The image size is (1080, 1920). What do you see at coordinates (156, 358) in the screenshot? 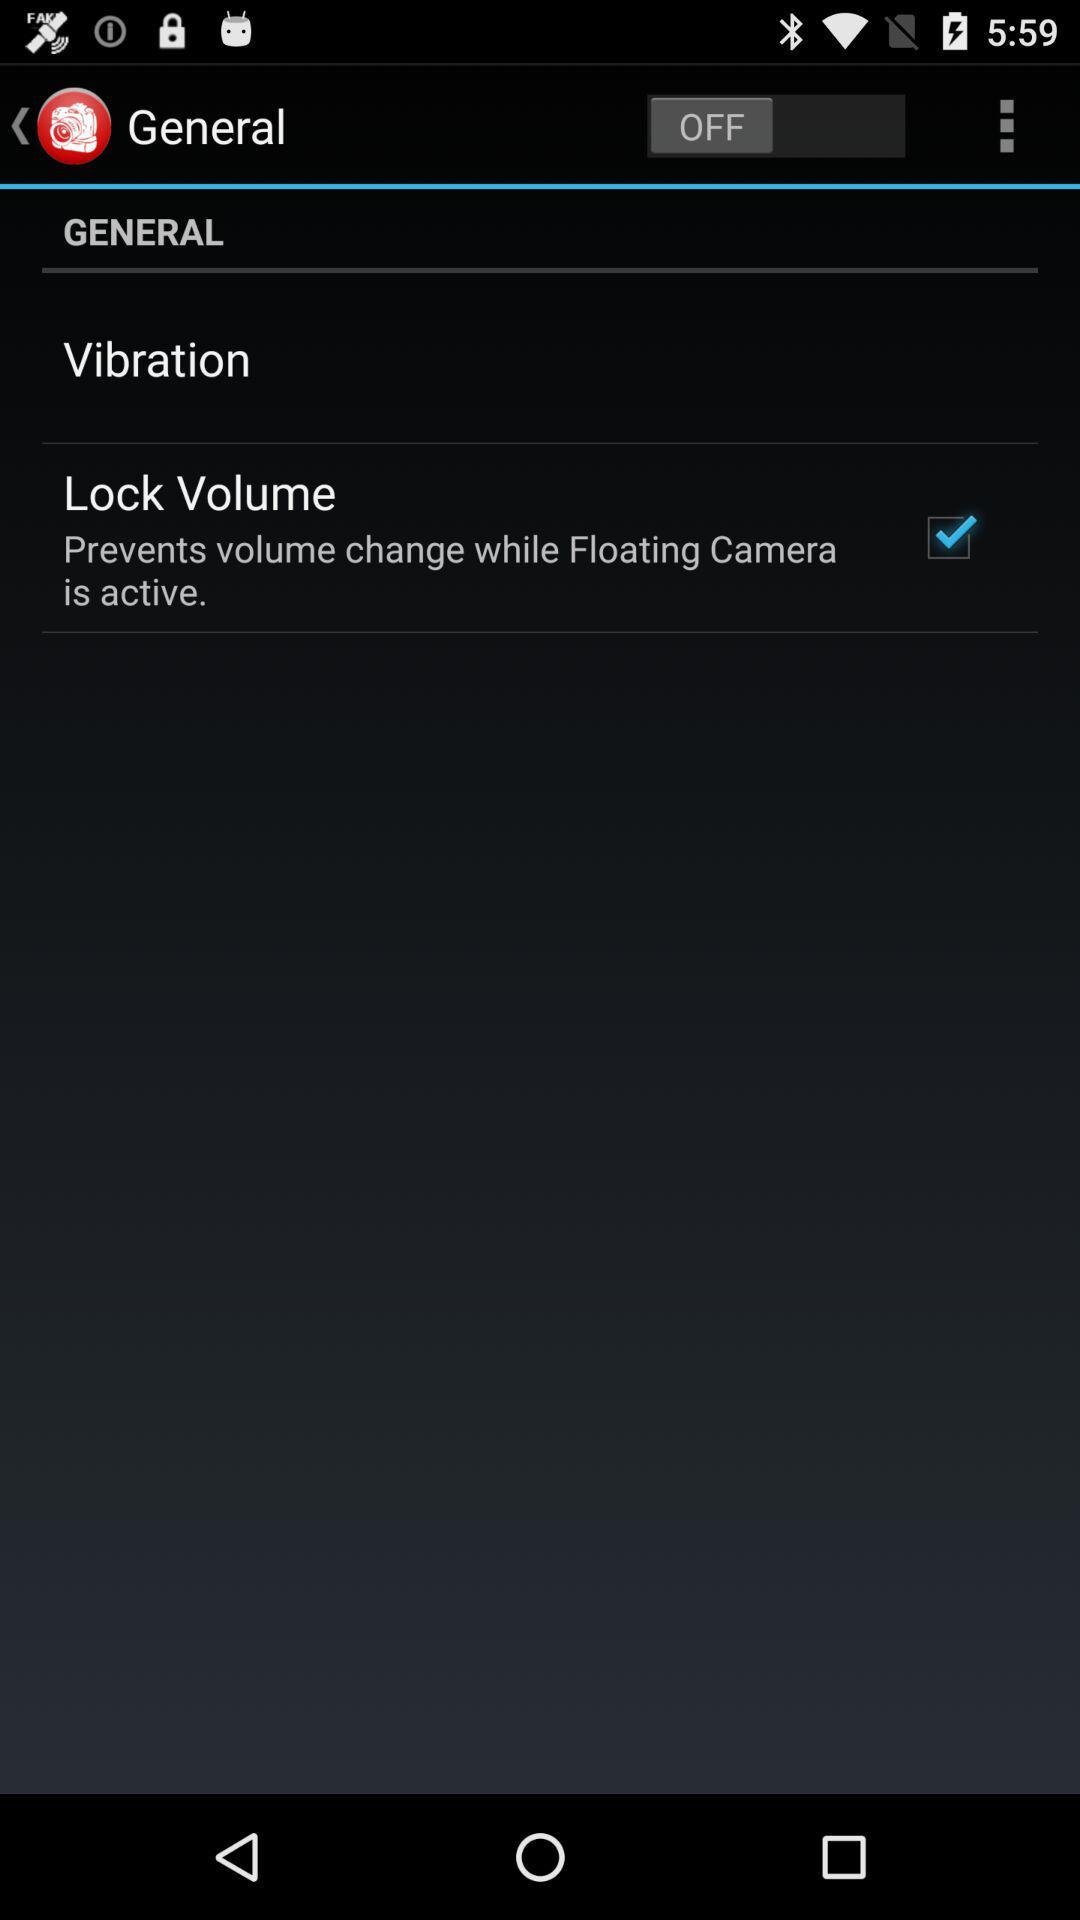
I see `vibration app` at bounding box center [156, 358].